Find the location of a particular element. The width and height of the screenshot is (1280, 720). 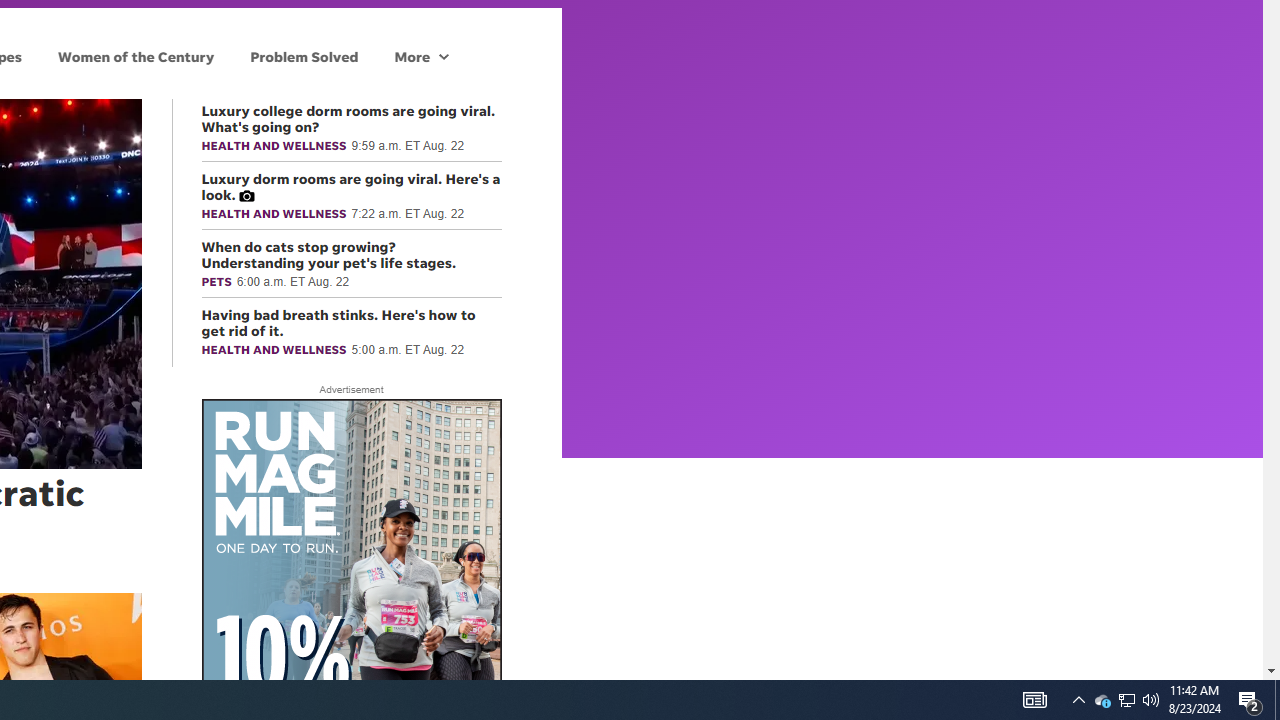

'Problem Solved' is located at coordinates (303, 55).